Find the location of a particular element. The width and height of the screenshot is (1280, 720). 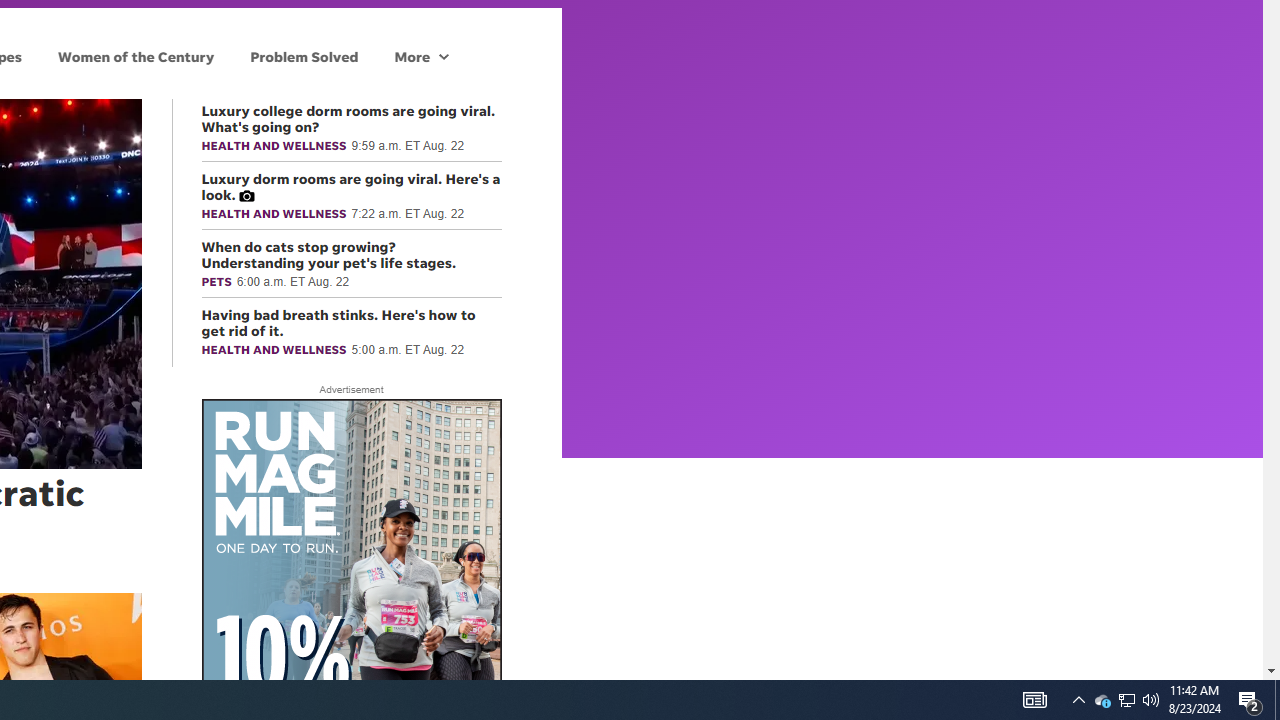

'Problem Solved' is located at coordinates (303, 55).